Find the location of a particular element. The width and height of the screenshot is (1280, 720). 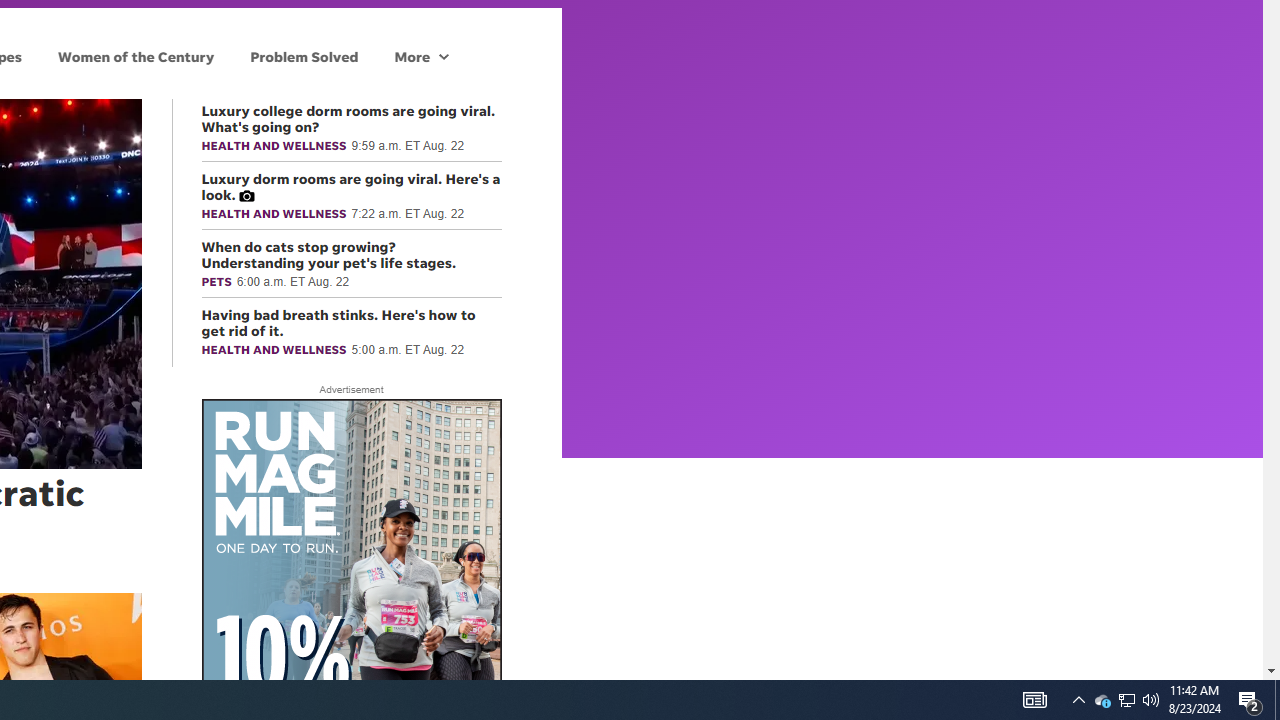

'Problem Solved' is located at coordinates (303, 55).